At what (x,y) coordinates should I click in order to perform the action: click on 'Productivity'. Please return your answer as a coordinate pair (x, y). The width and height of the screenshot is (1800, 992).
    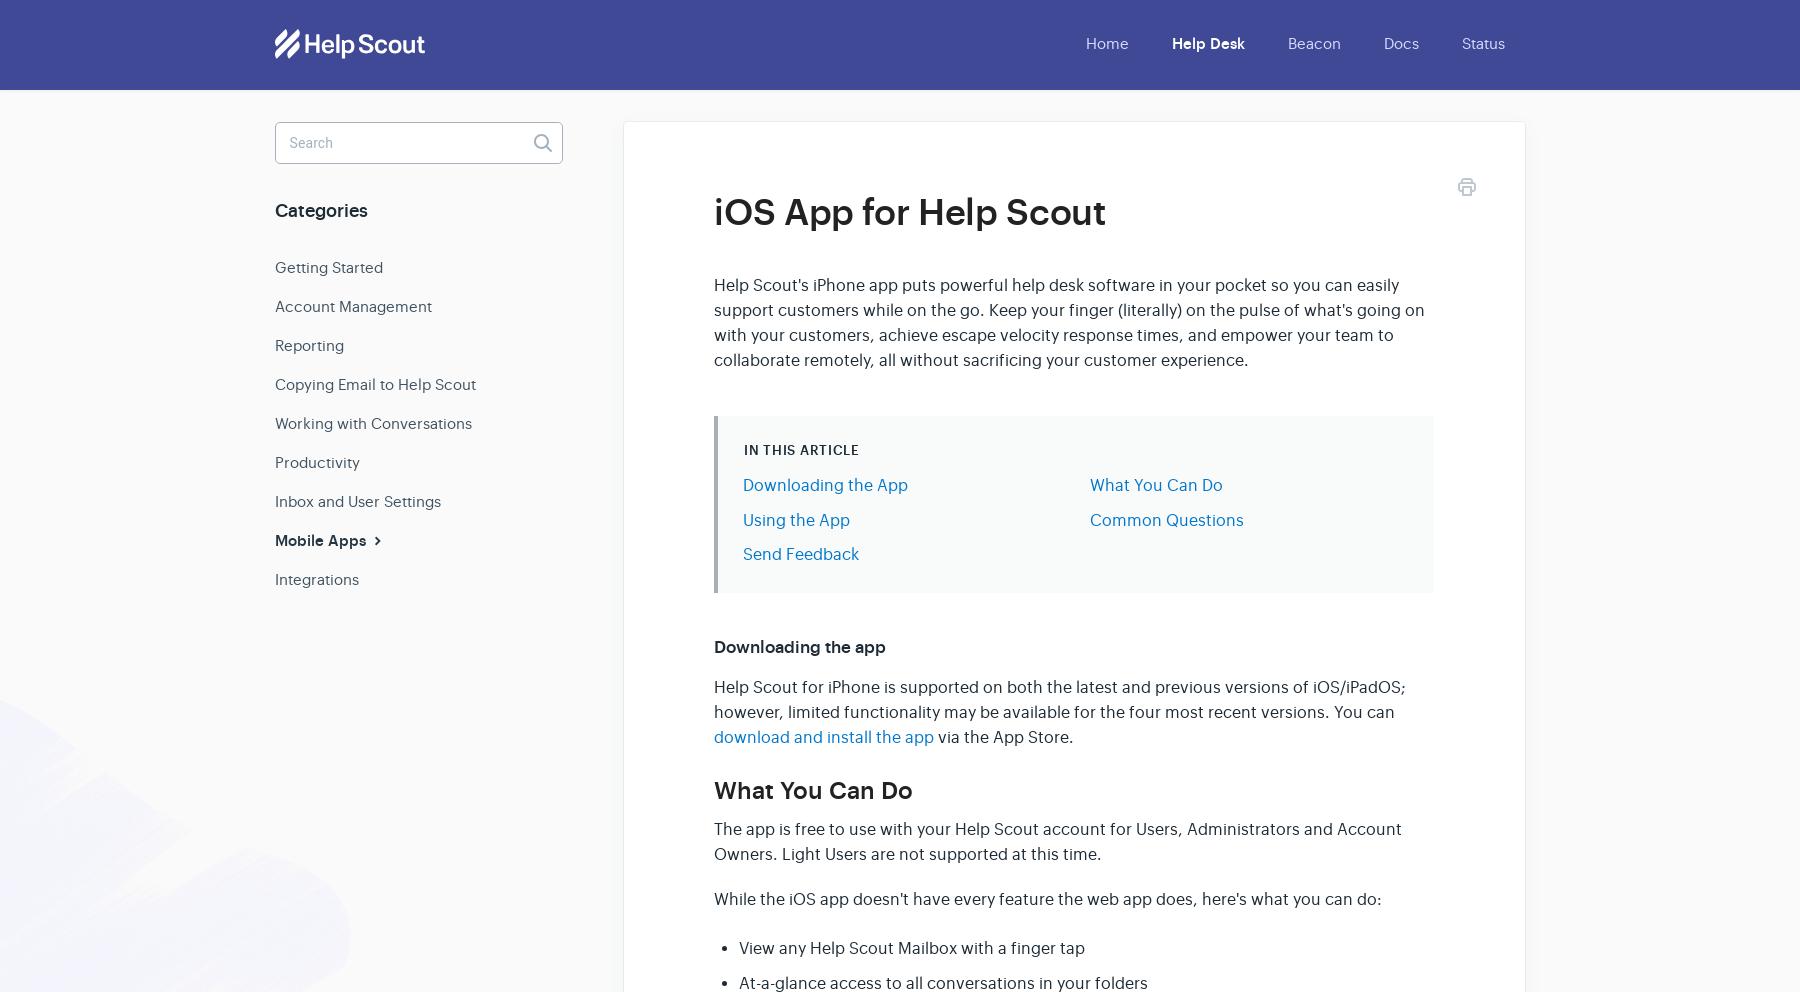
    Looking at the image, I should click on (316, 462).